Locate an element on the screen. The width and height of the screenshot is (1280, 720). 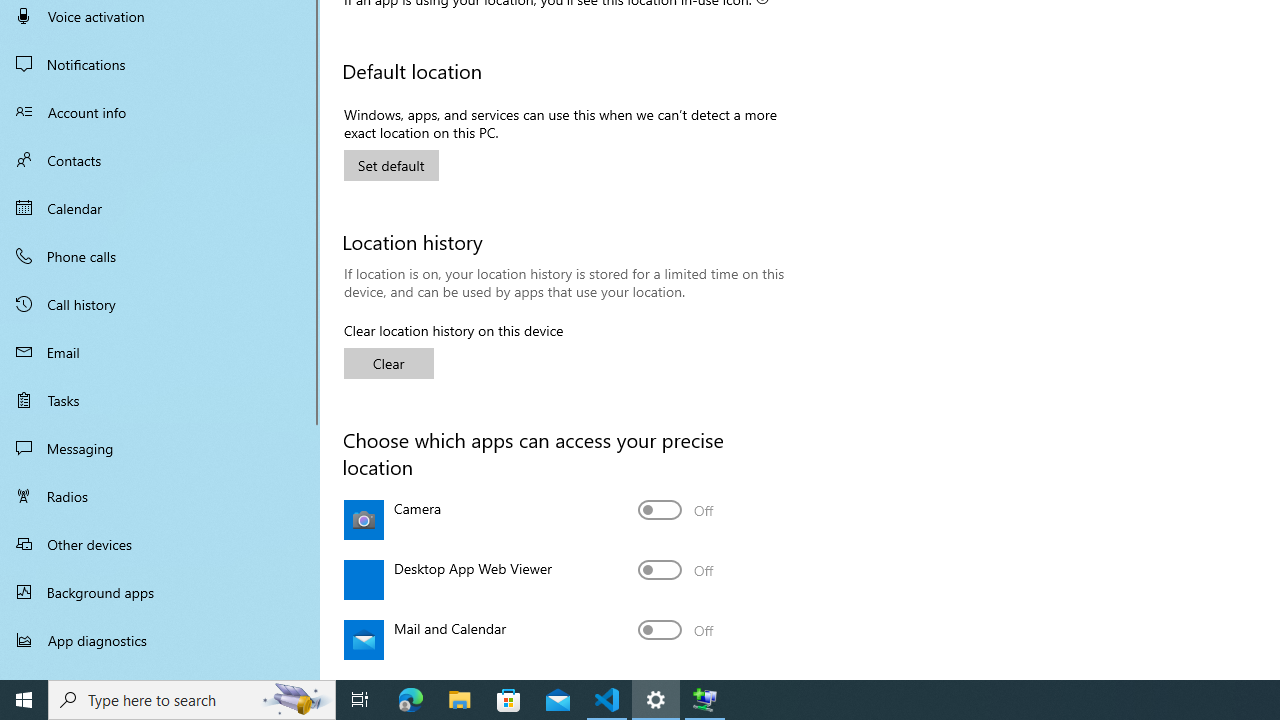
'Other devices' is located at coordinates (160, 543).